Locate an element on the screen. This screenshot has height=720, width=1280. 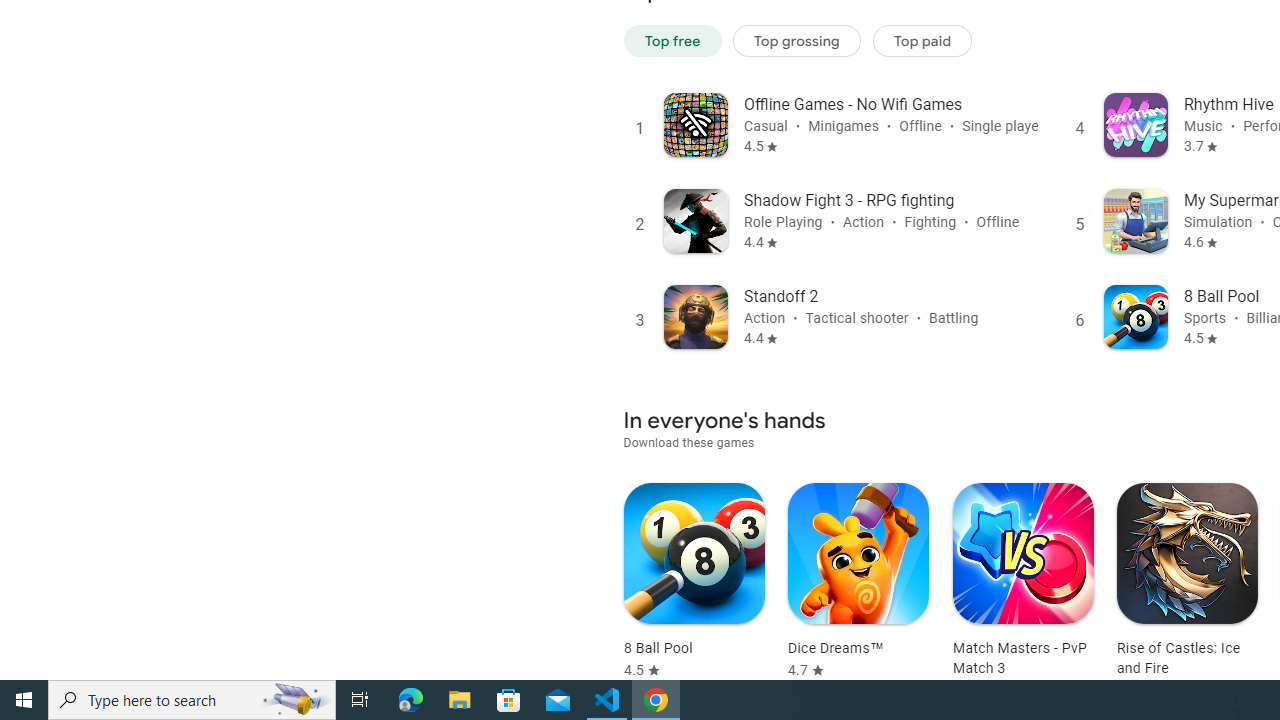
'8 Ball Pool Rated 4.5 stars out of five stars' is located at coordinates (694, 581).